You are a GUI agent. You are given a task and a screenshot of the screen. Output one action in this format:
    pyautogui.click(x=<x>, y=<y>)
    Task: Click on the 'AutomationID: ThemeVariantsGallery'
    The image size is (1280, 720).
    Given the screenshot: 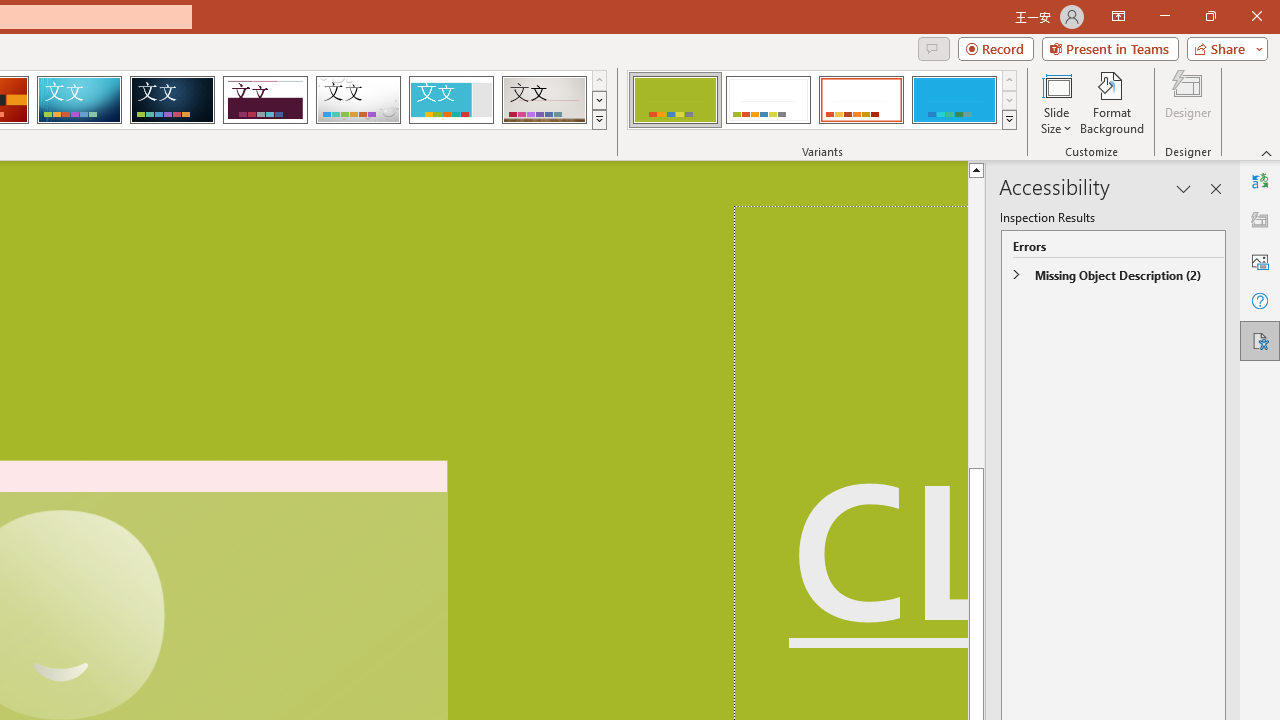 What is the action you would take?
    pyautogui.click(x=823, y=100)
    